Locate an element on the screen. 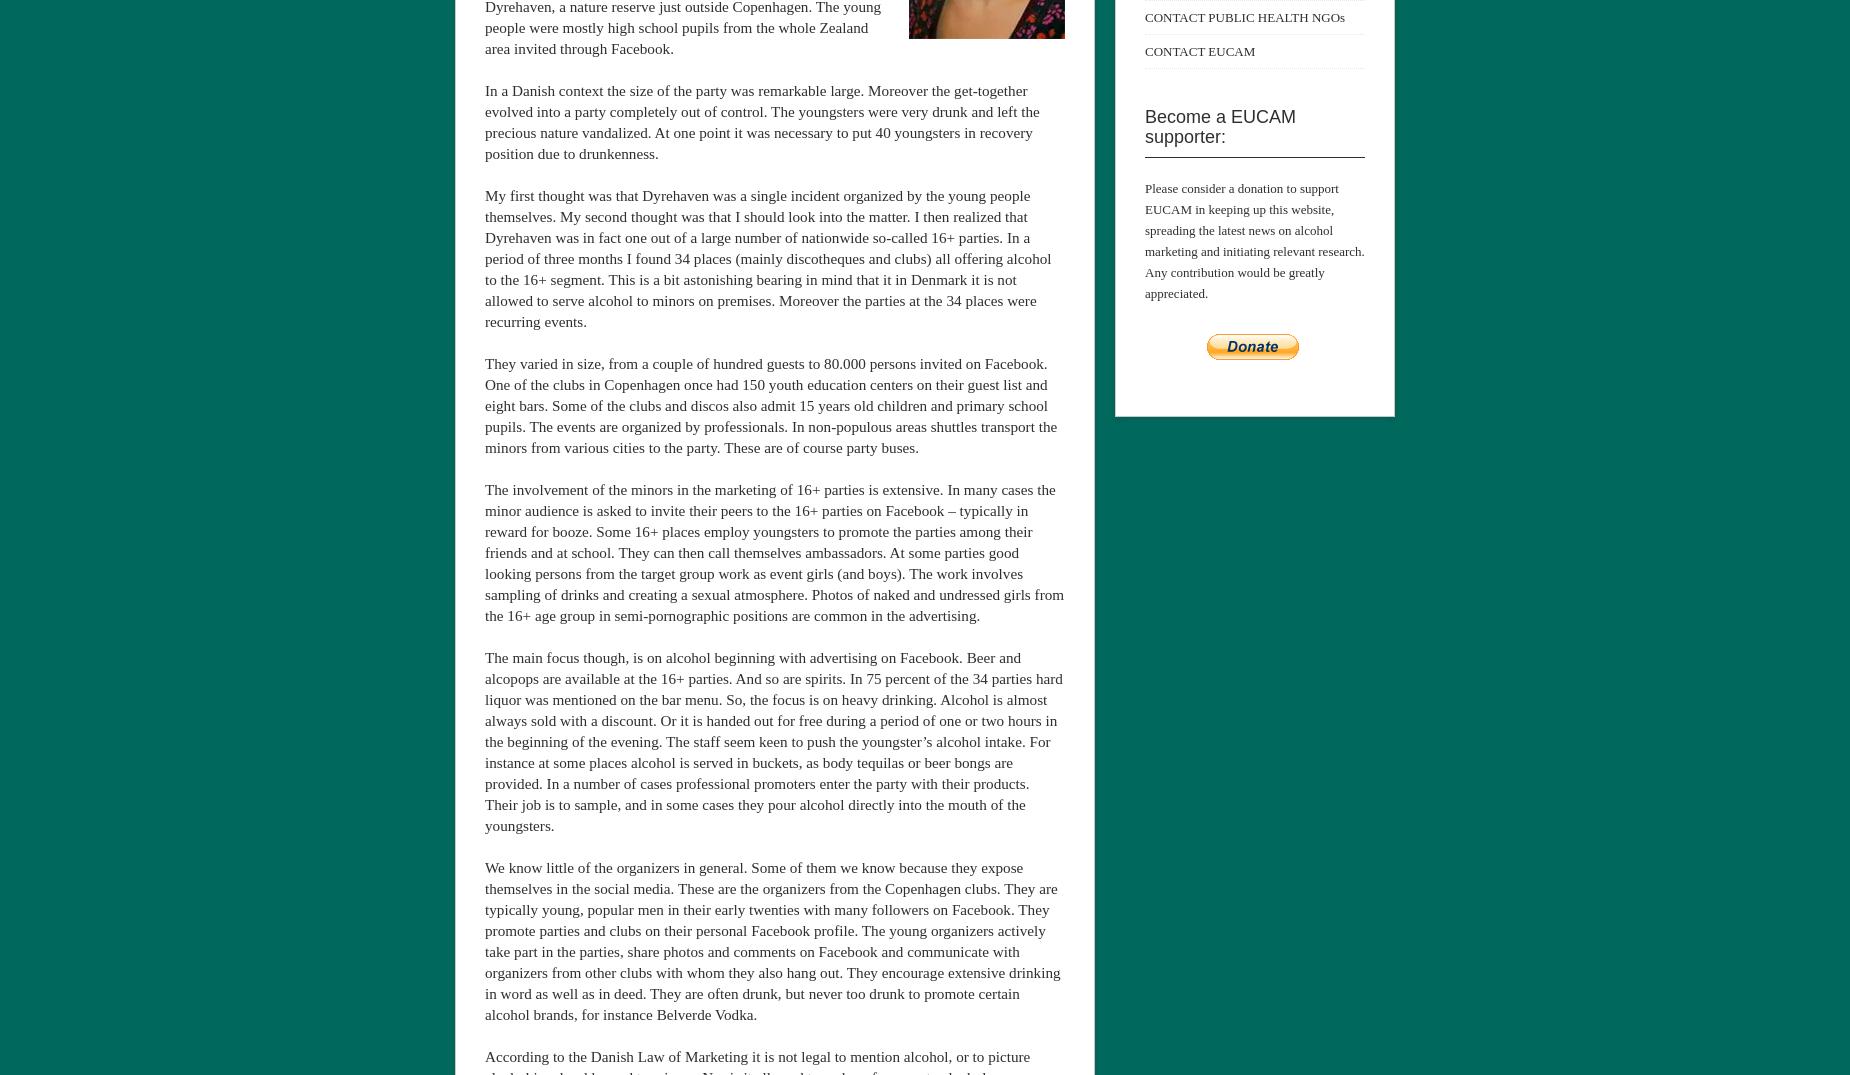 This screenshot has width=1850, height=1075. 'Become a EUCAM supporter:' is located at coordinates (1143, 124).